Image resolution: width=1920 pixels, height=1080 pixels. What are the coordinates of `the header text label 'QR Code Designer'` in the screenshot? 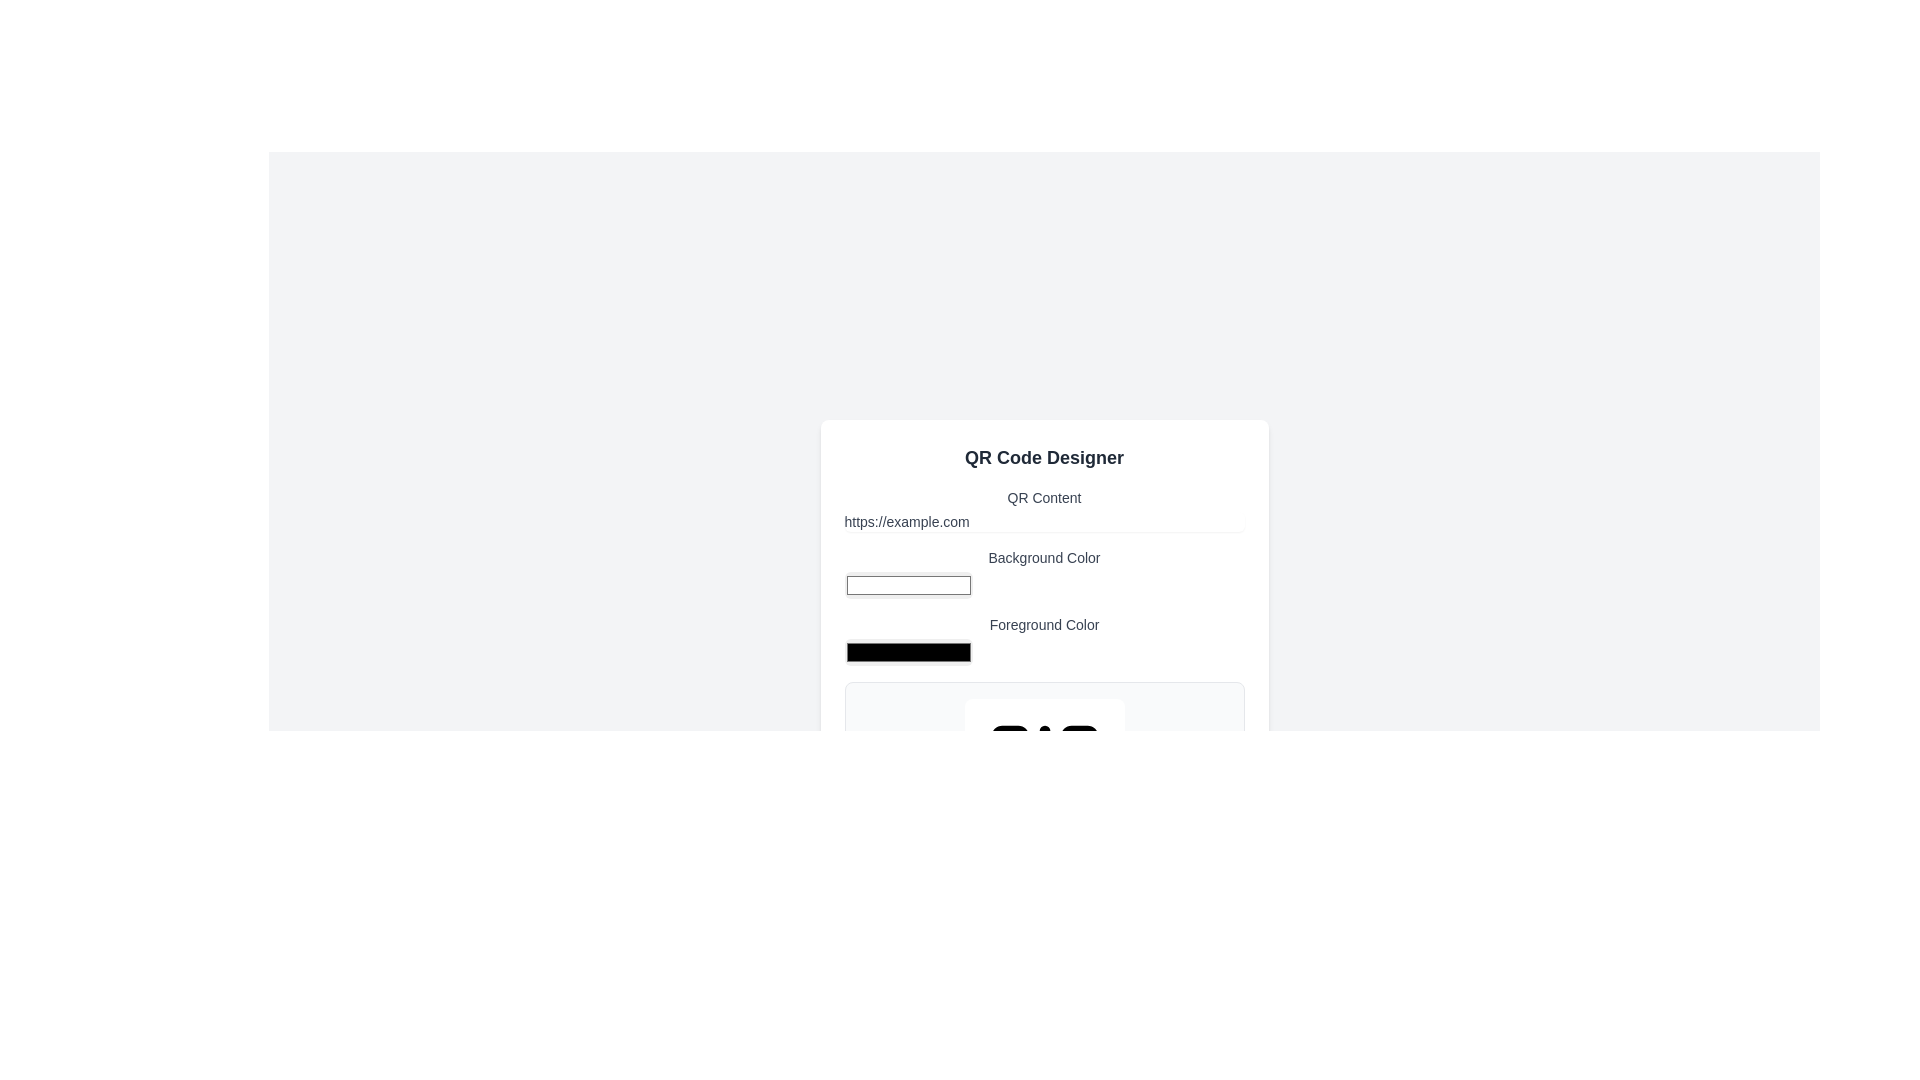 It's located at (1043, 458).